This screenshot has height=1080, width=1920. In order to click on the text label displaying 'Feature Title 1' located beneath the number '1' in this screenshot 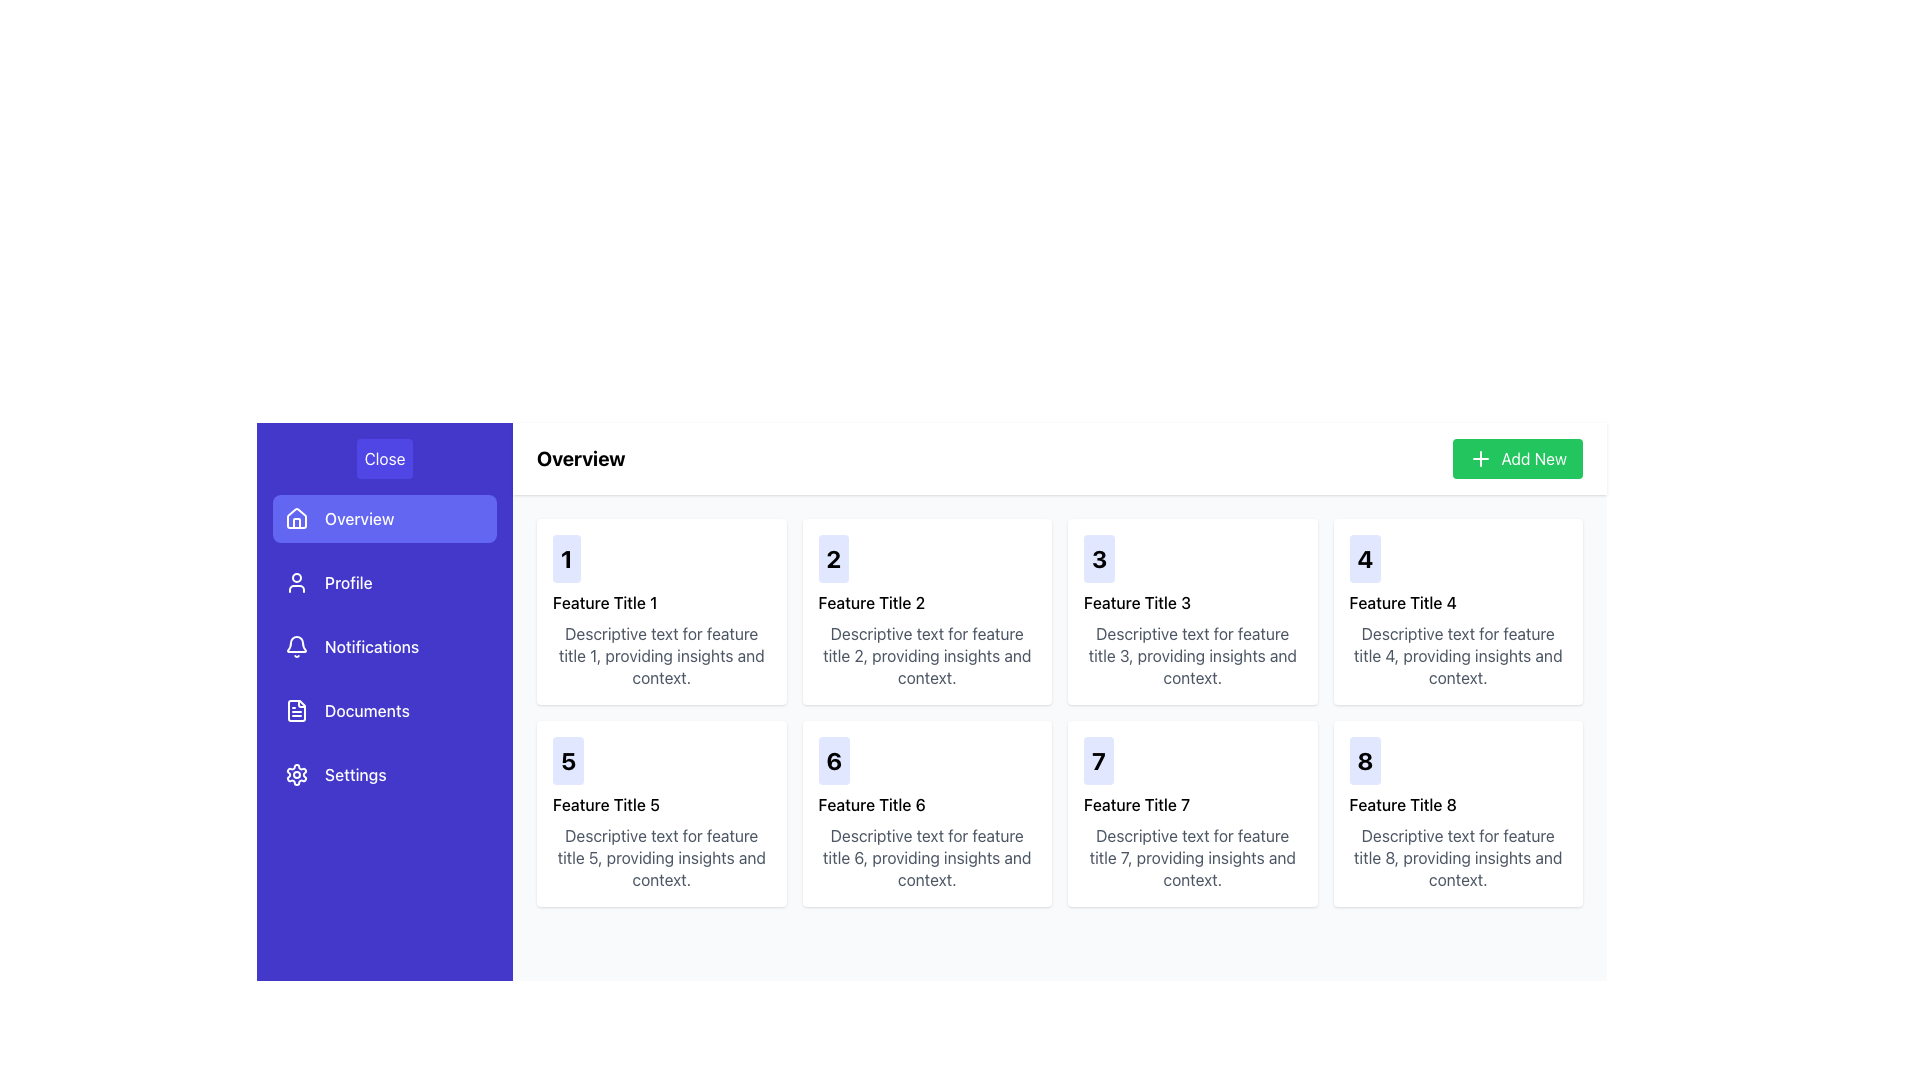, I will do `click(604, 601)`.